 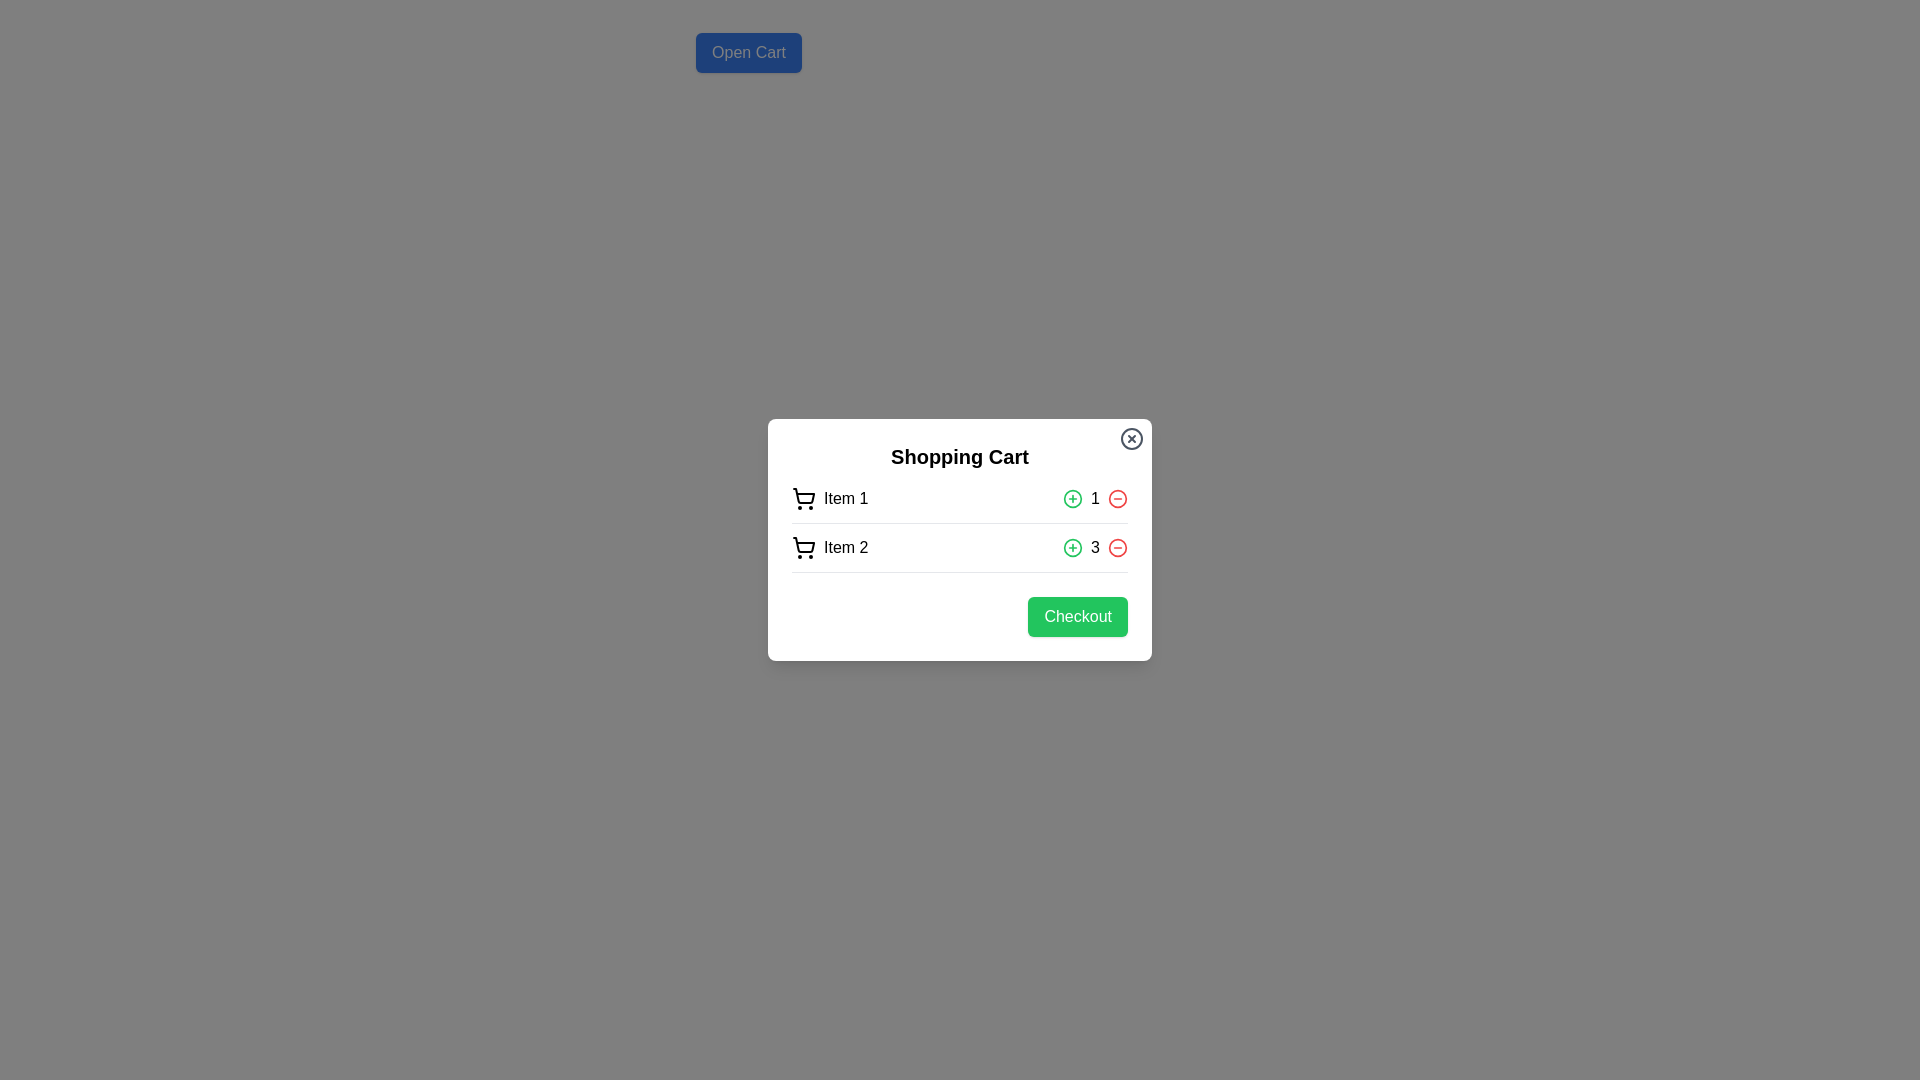 What do you see at coordinates (1094, 547) in the screenshot?
I see `the static text element indicating the current quantity of 'Item 2' in the shopping cart, which is the third item in the quantity control group` at bounding box center [1094, 547].